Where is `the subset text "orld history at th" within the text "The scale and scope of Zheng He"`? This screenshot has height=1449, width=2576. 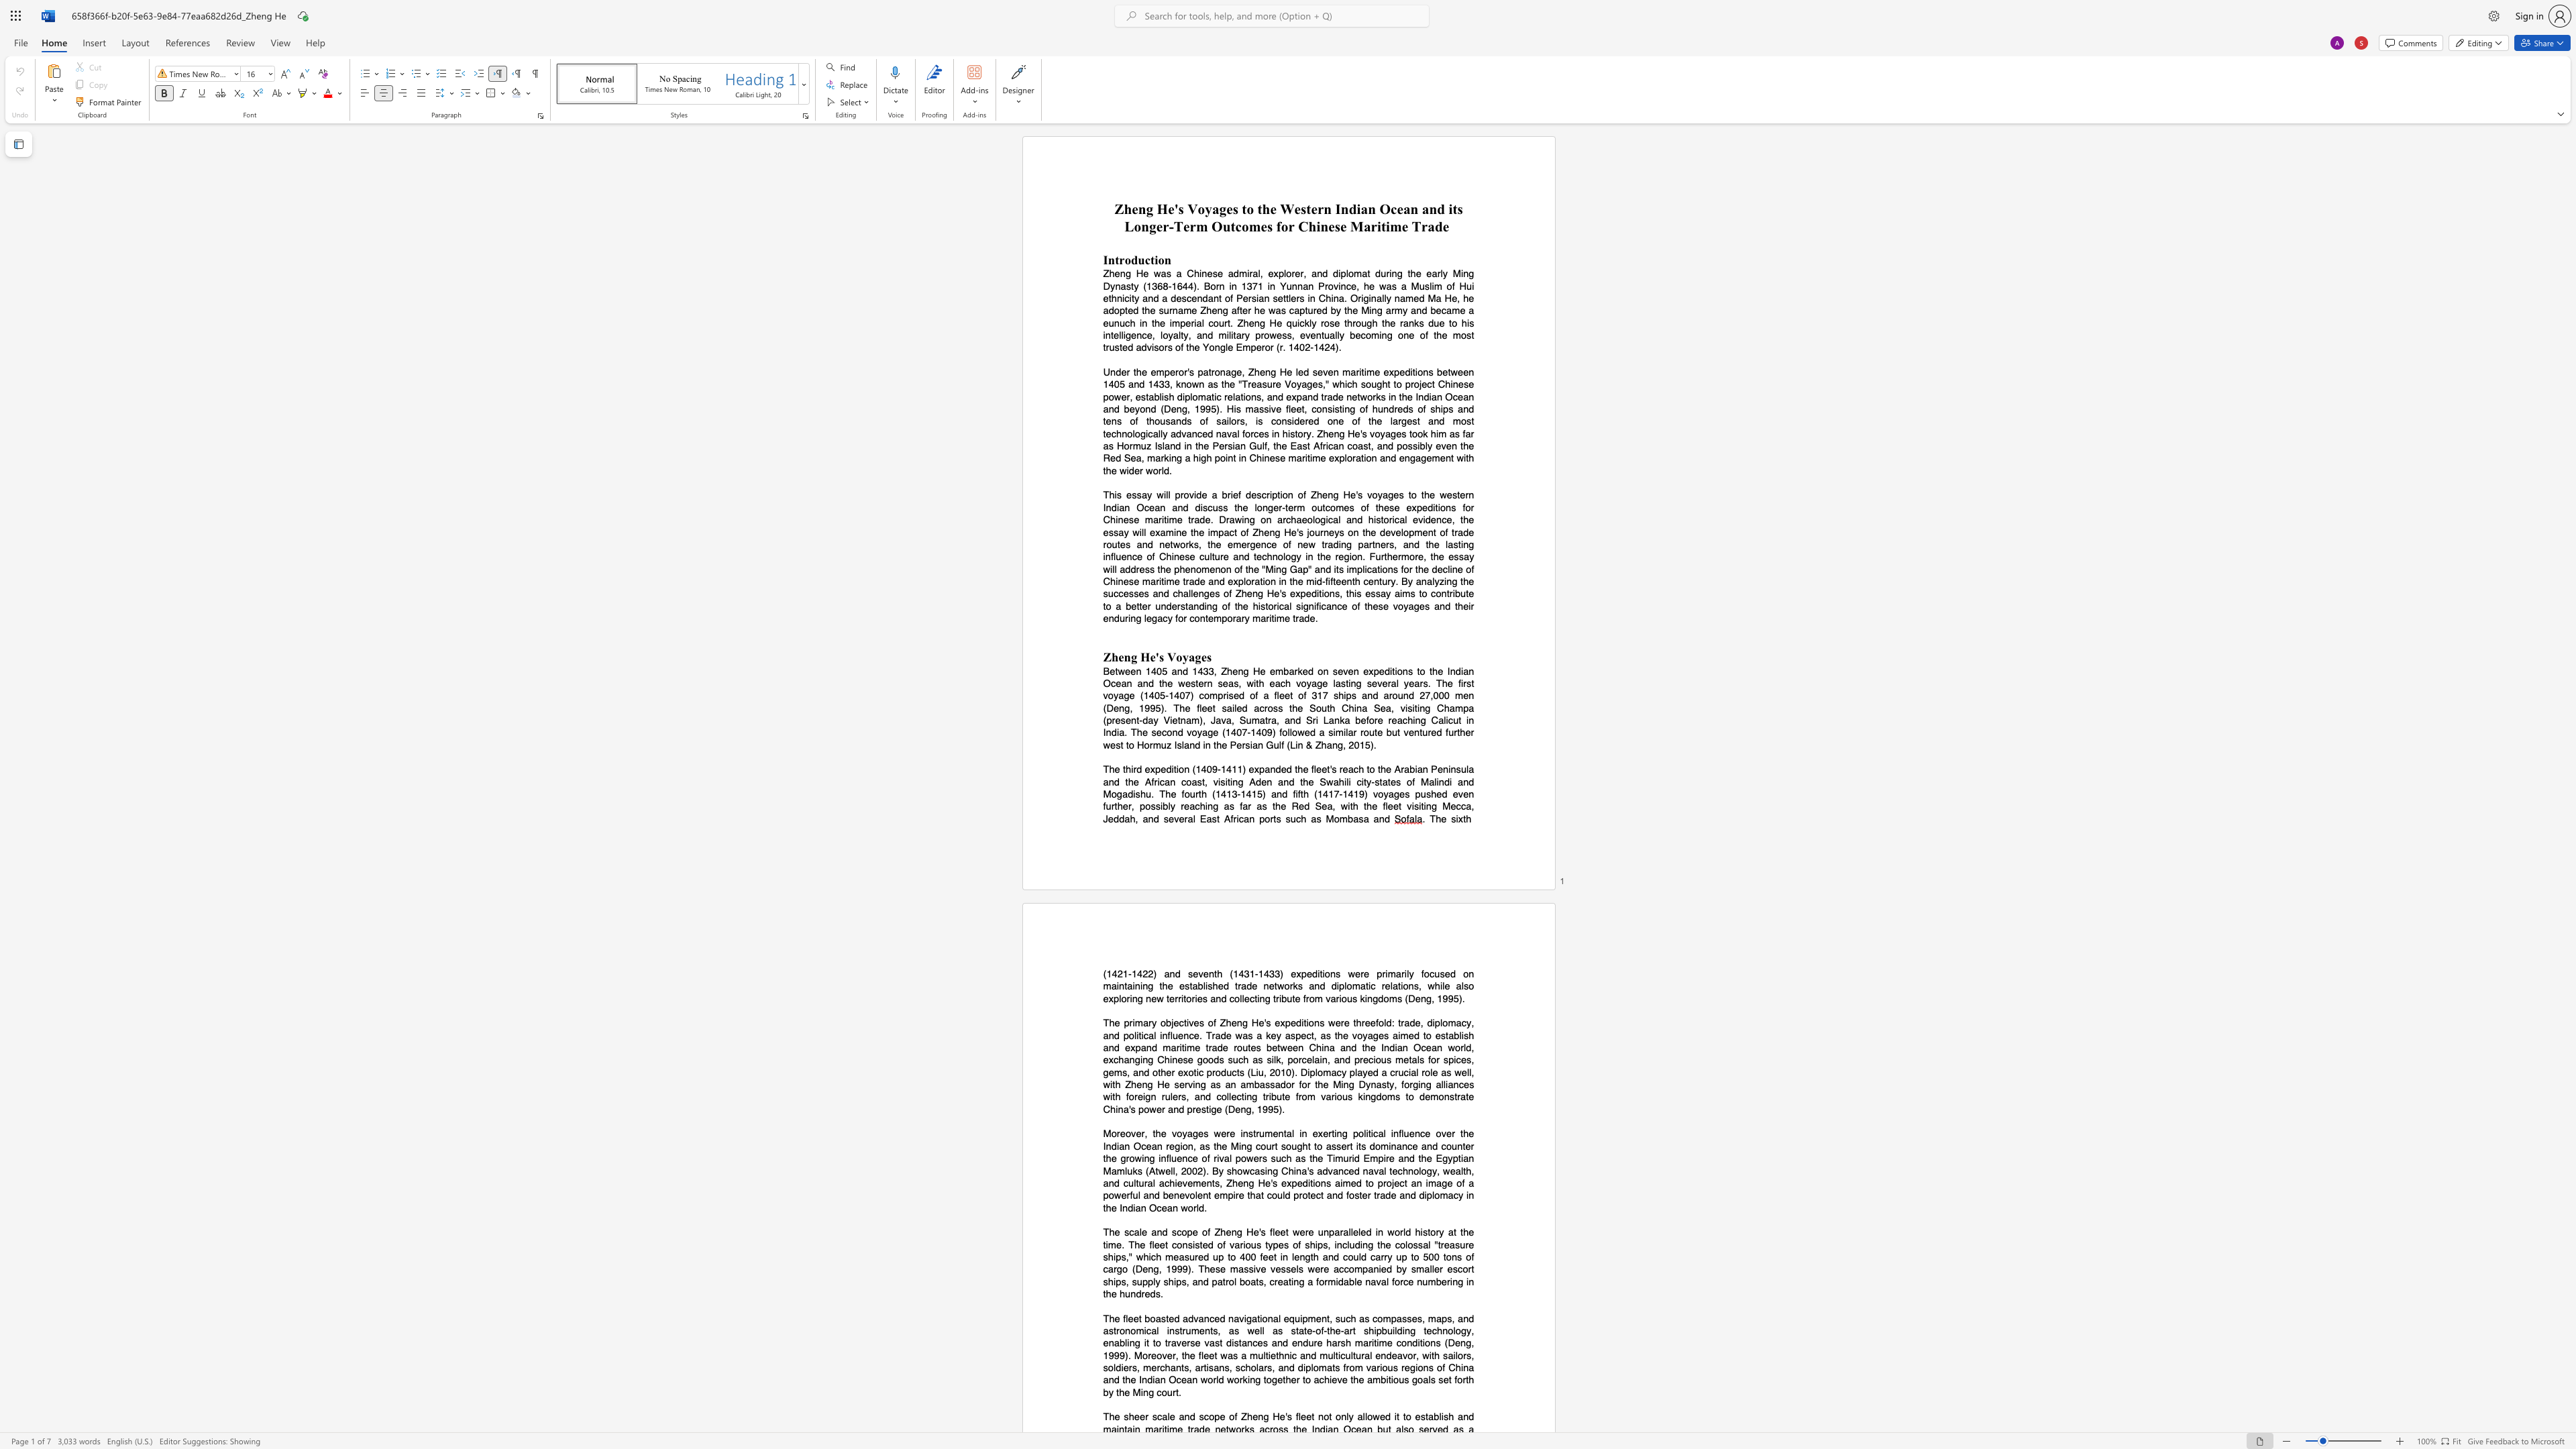 the subset text "orld history at th" within the text "The scale and scope of Zheng He" is located at coordinates (1393, 1231).